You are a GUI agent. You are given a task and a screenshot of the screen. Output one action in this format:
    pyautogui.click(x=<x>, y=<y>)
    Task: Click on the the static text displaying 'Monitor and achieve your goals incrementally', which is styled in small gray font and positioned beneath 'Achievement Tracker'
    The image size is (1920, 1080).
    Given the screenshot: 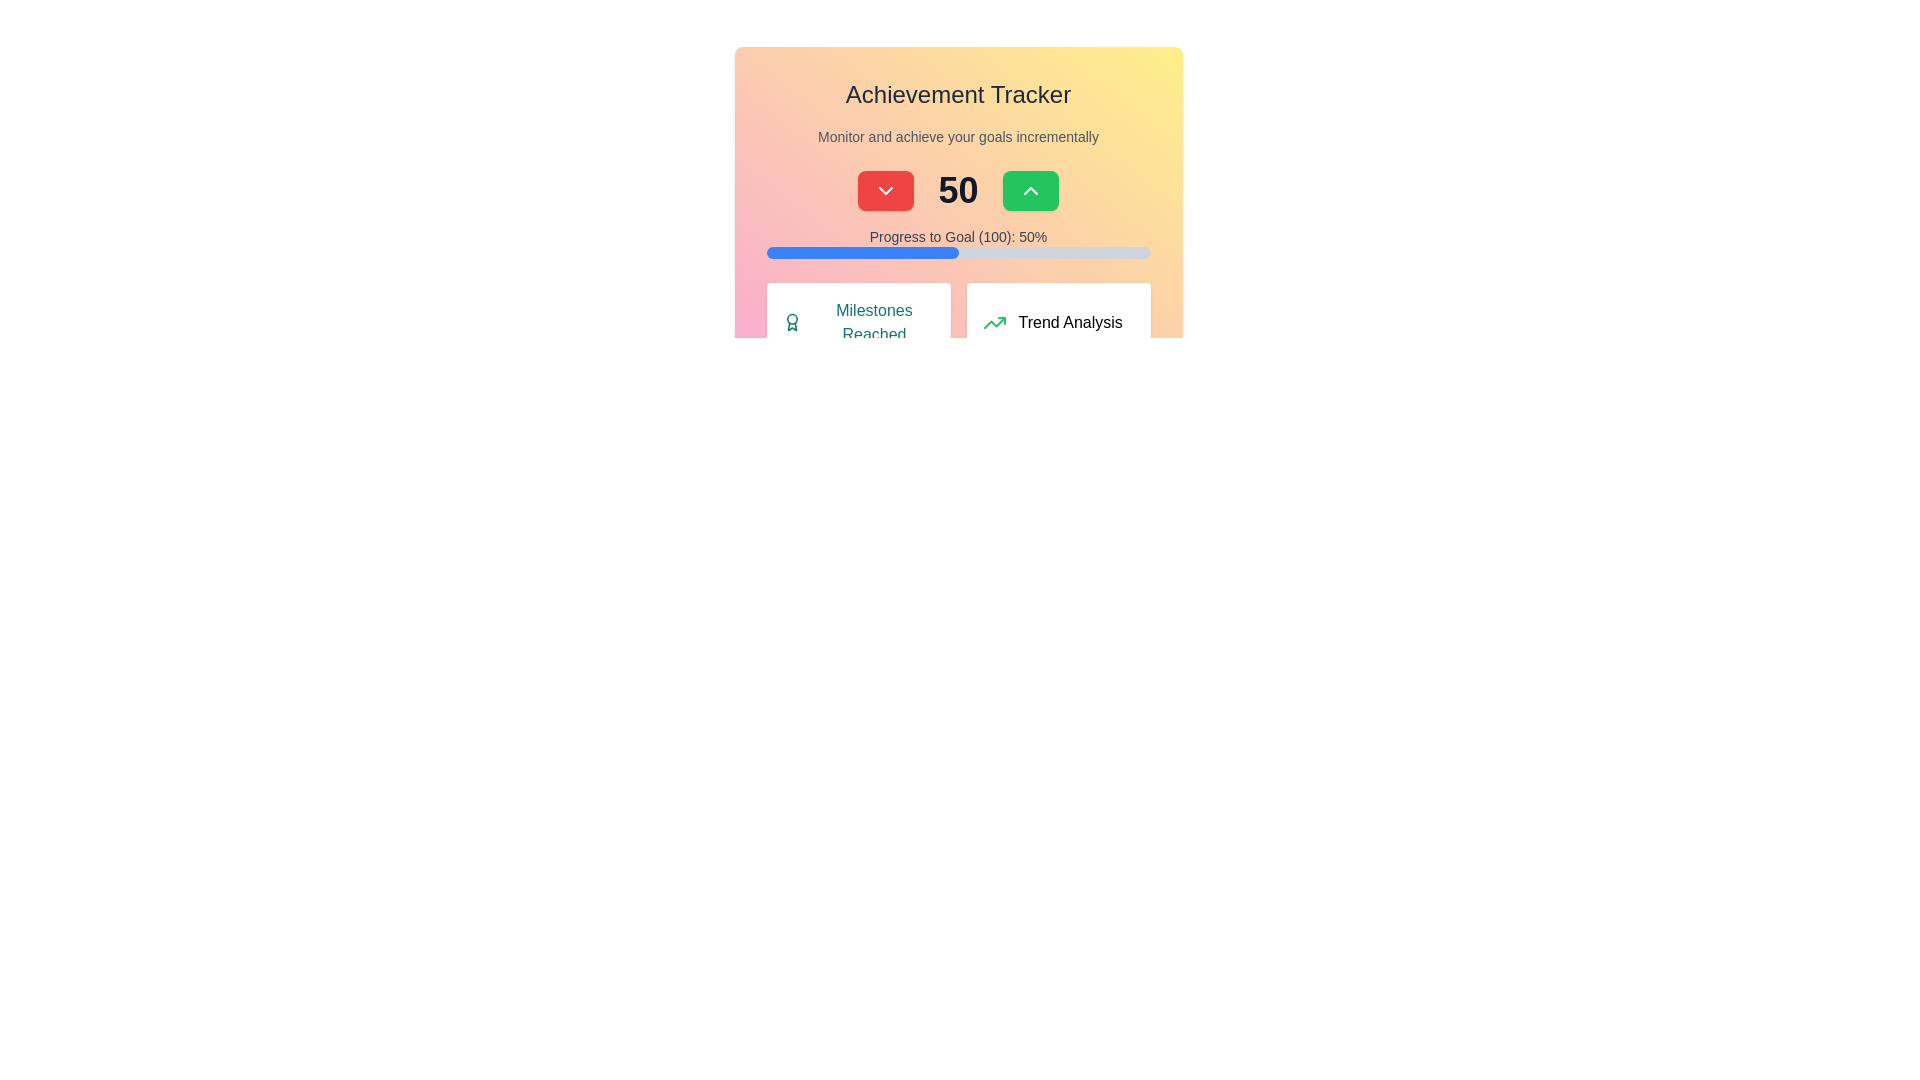 What is the action you would take?
    pyautogui.click(x=957, y=136)
    